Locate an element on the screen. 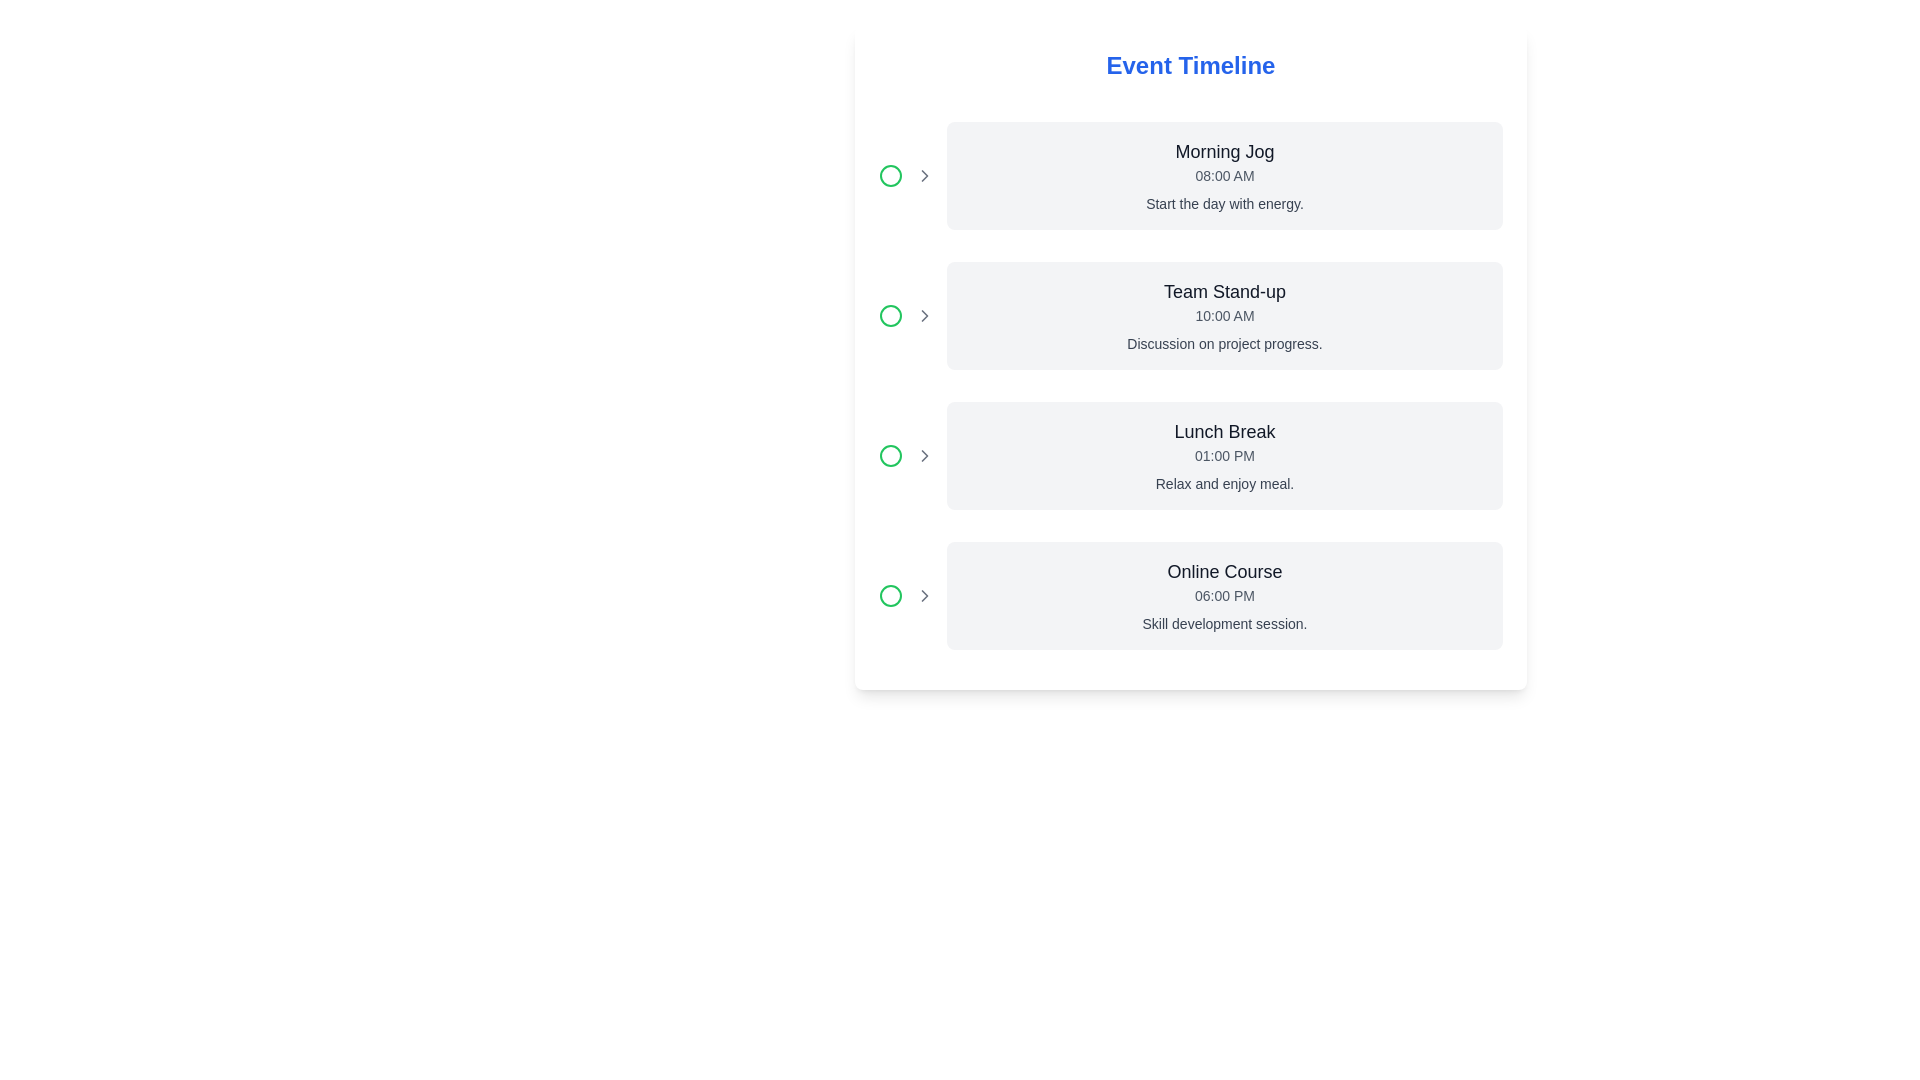 Image resolution: width=1920 pixels, height=1080 pixels. the informational card element that displays 'Lunch Break', which is located centrally in a list of event cards is located at coordinates (1223, 455).